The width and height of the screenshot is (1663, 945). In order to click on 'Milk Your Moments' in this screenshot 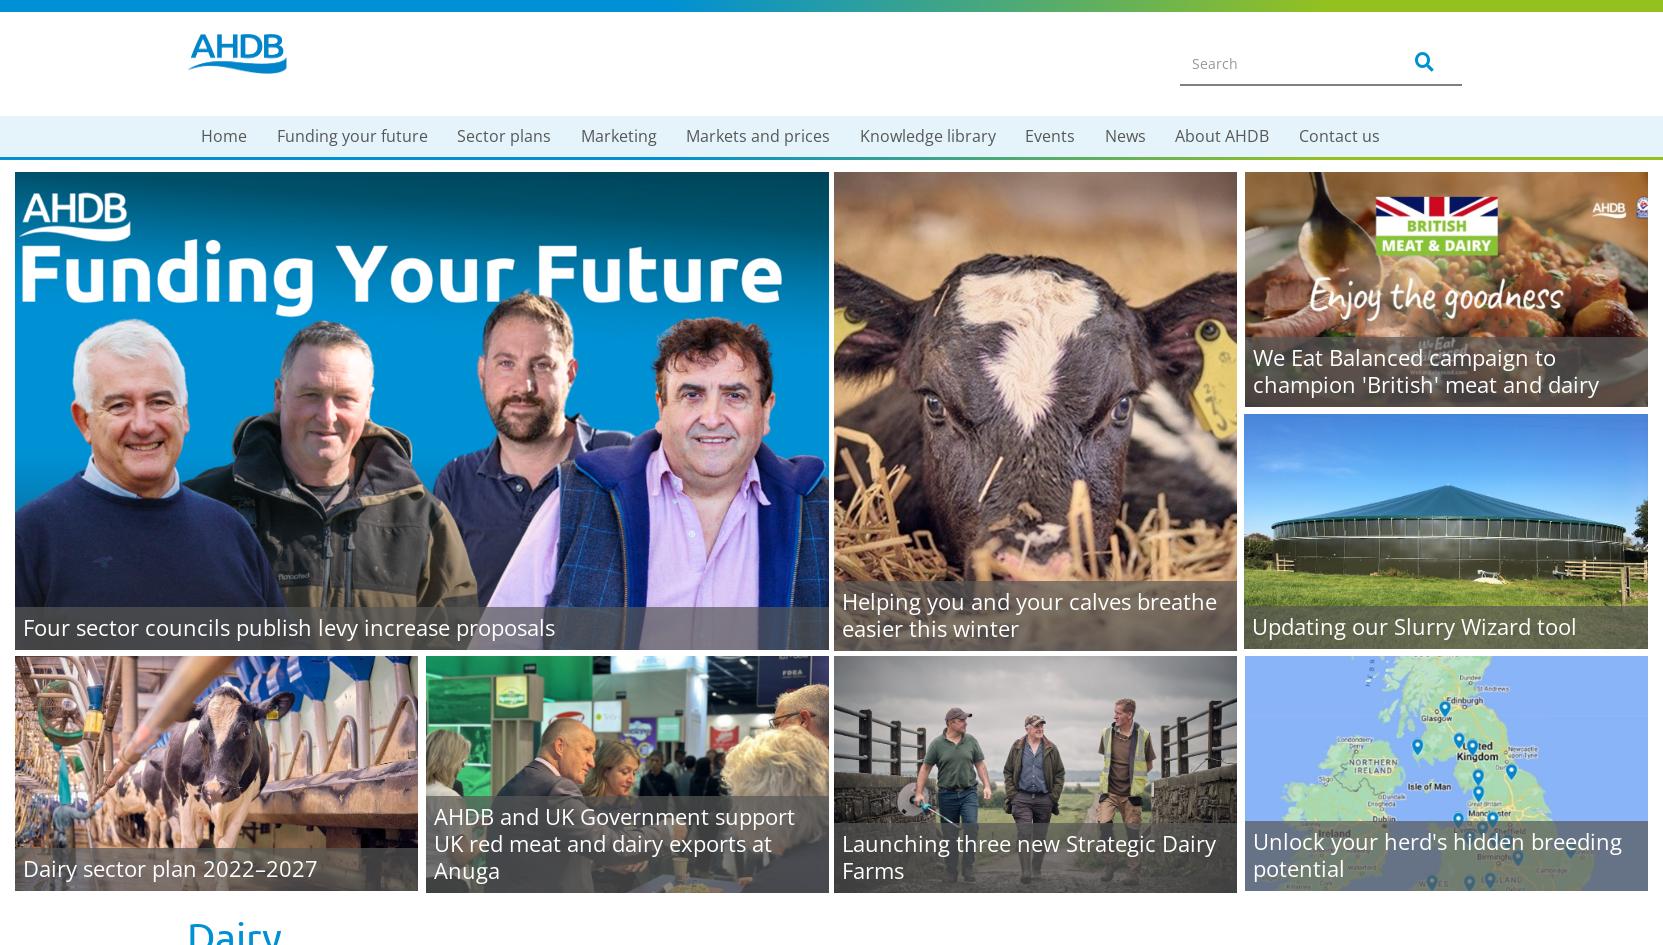, I will do `click(302, 219)`.